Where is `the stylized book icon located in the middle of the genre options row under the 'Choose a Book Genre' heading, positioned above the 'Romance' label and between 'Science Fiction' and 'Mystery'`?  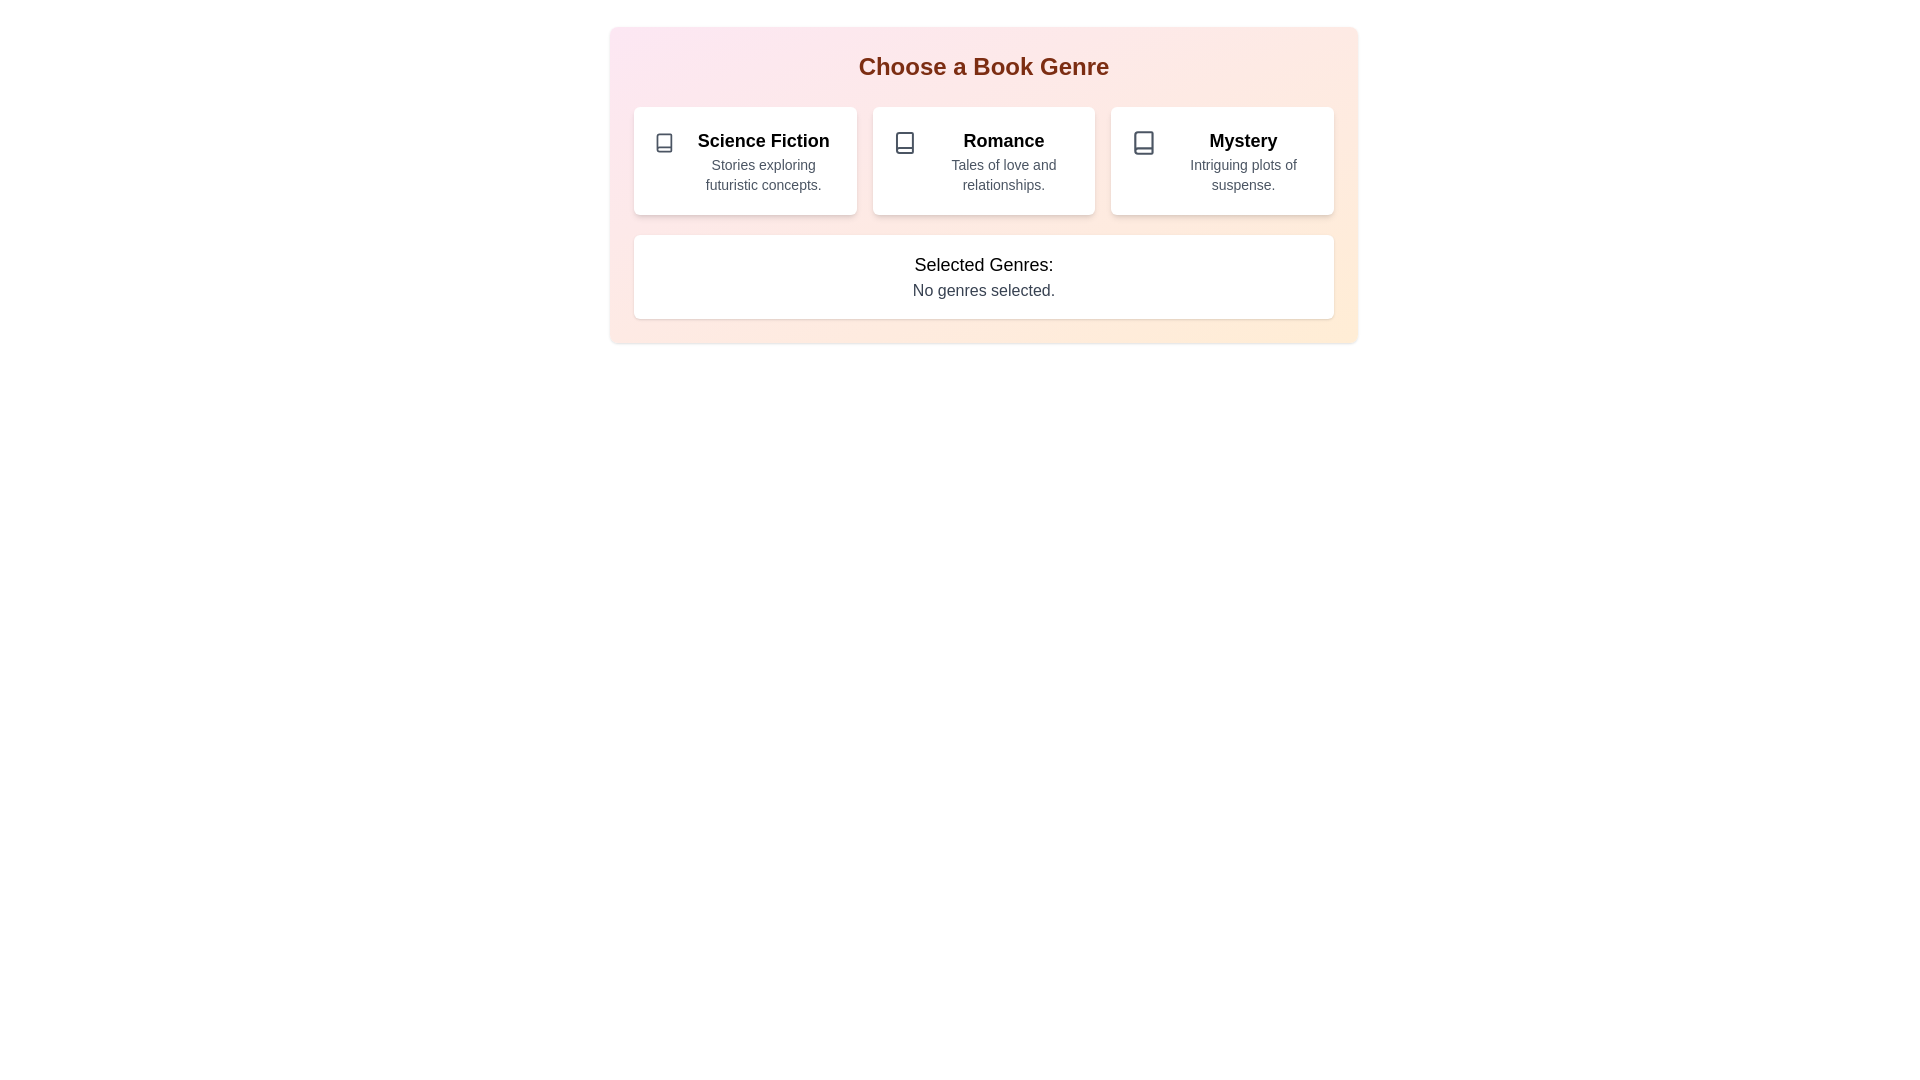
the stylized book icon located in the middle of the genre options row under the 'Choose a Book Genre' heading, positioned above the 'Romance' label and between 'Science Fiction' and 'Mystery' is located at coordinates (903, 141).